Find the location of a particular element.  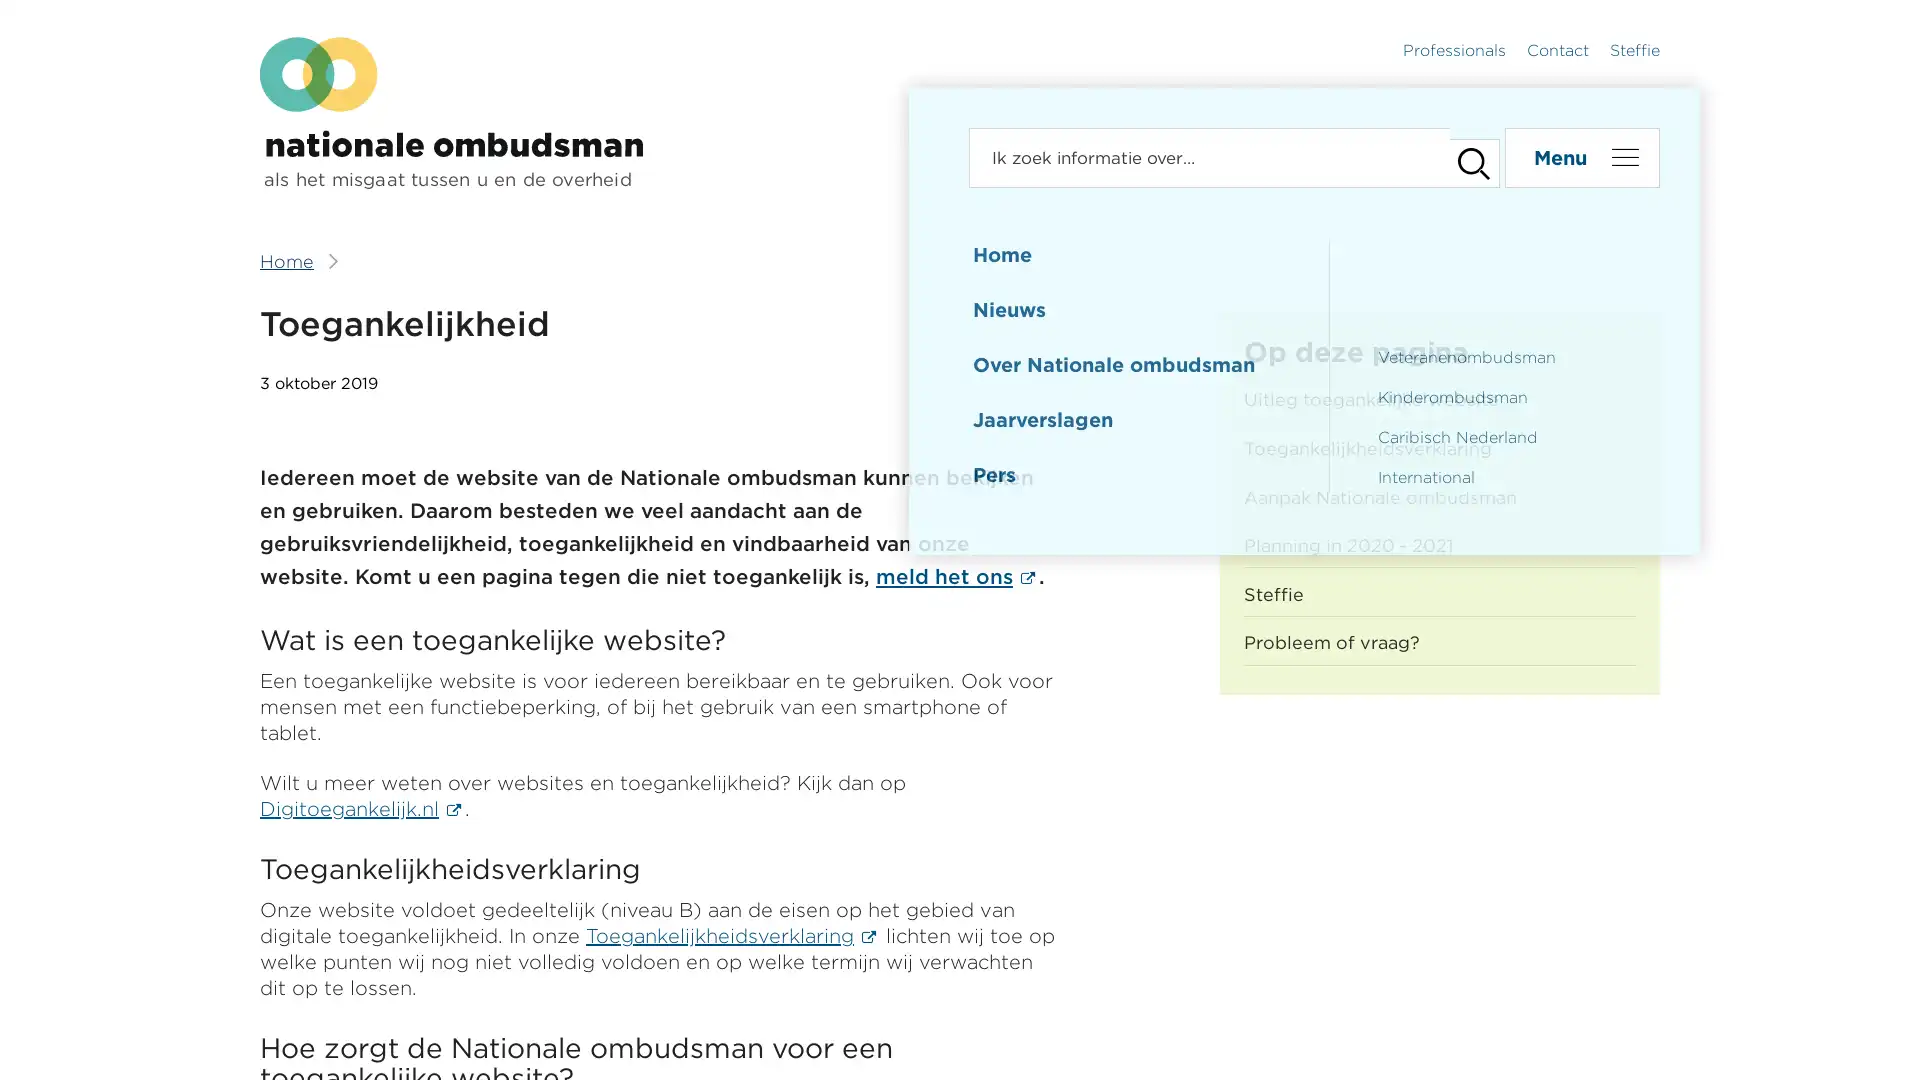

Zoeken is located at coordinates (1464, 157).